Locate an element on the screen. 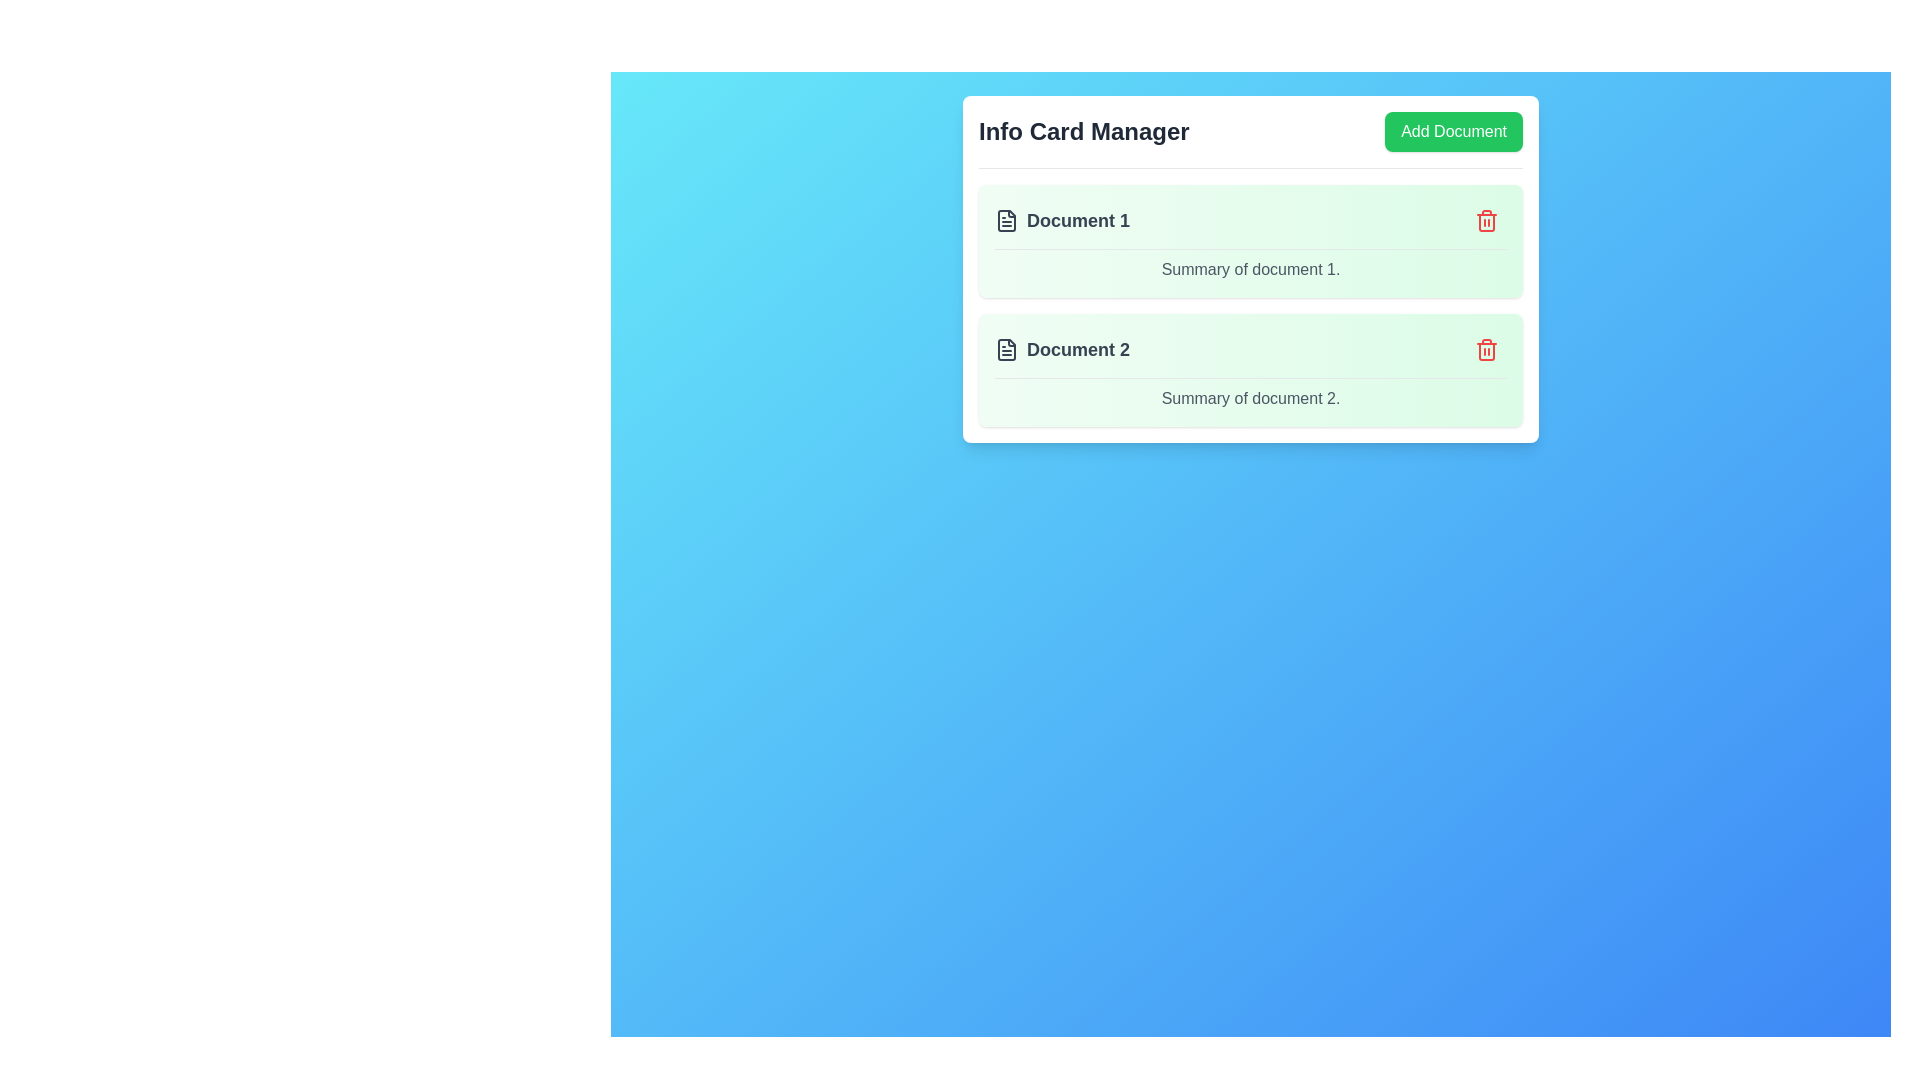 The image size is (1920, 1080). the text label reading 'Document 2' with a decorative icon resembling a document file, located in the section below the title 'Info Card Manager' is located at coordinates (1061, 349).